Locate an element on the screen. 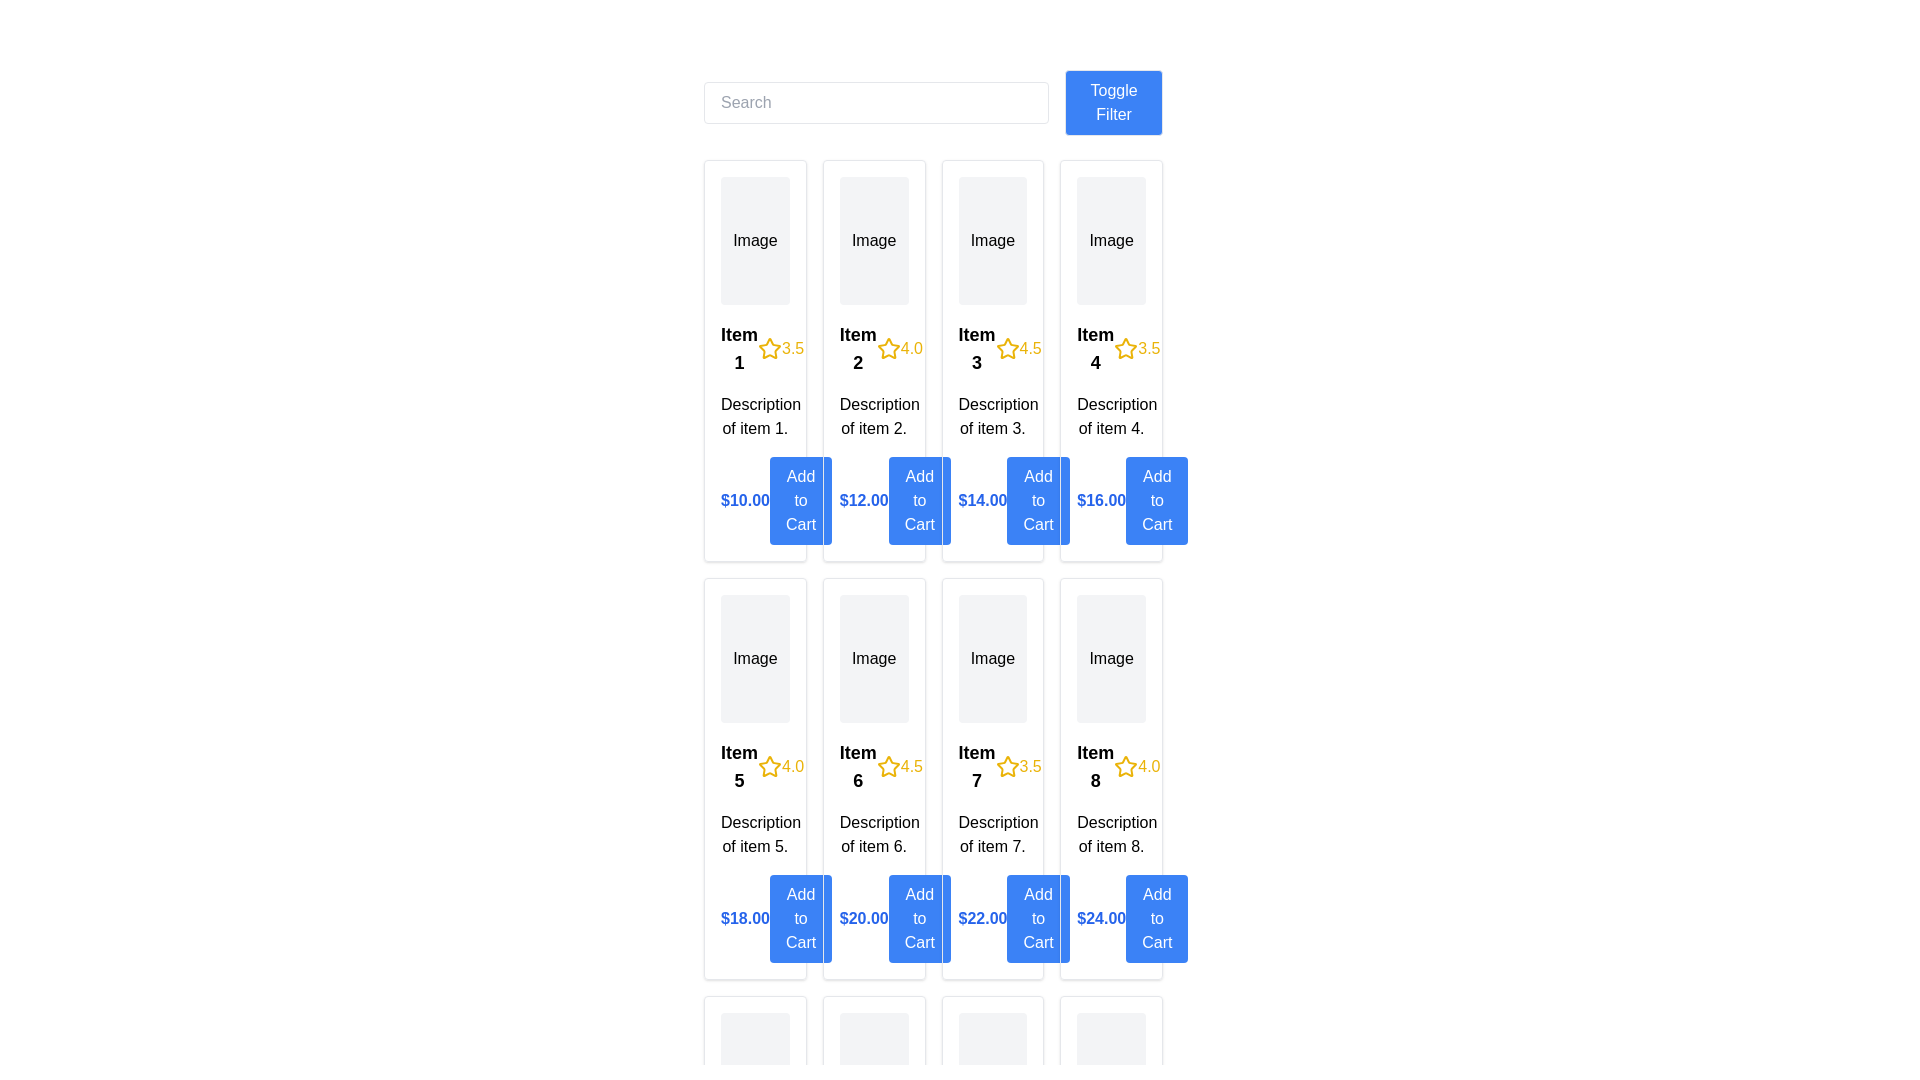  the Display text with an inline icon for rating, which shows the product title and rating in the fourth card of the grid layout is located at coordinates (1110, 347).